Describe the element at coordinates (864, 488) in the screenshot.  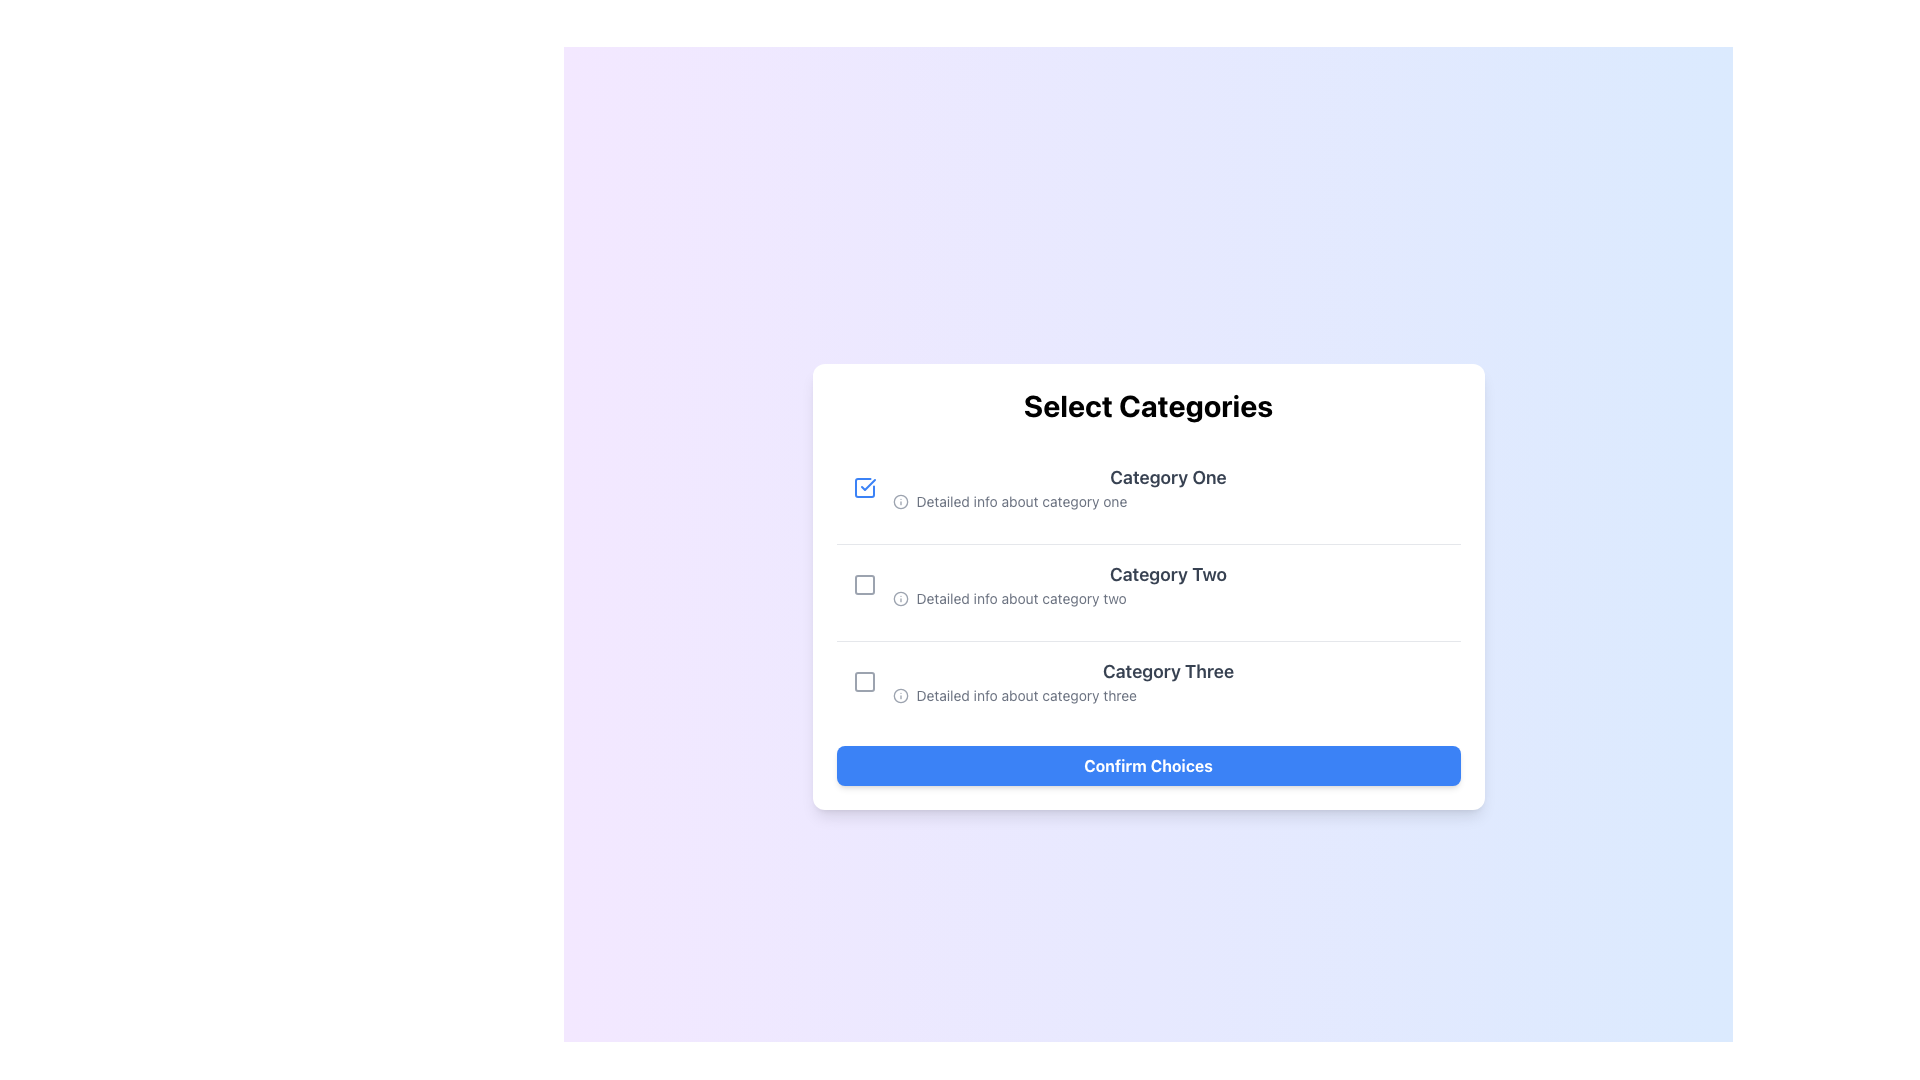
I see `the checkbox element indicating that the 'Category One' option is chosen by clicking on its outer square` at that location.